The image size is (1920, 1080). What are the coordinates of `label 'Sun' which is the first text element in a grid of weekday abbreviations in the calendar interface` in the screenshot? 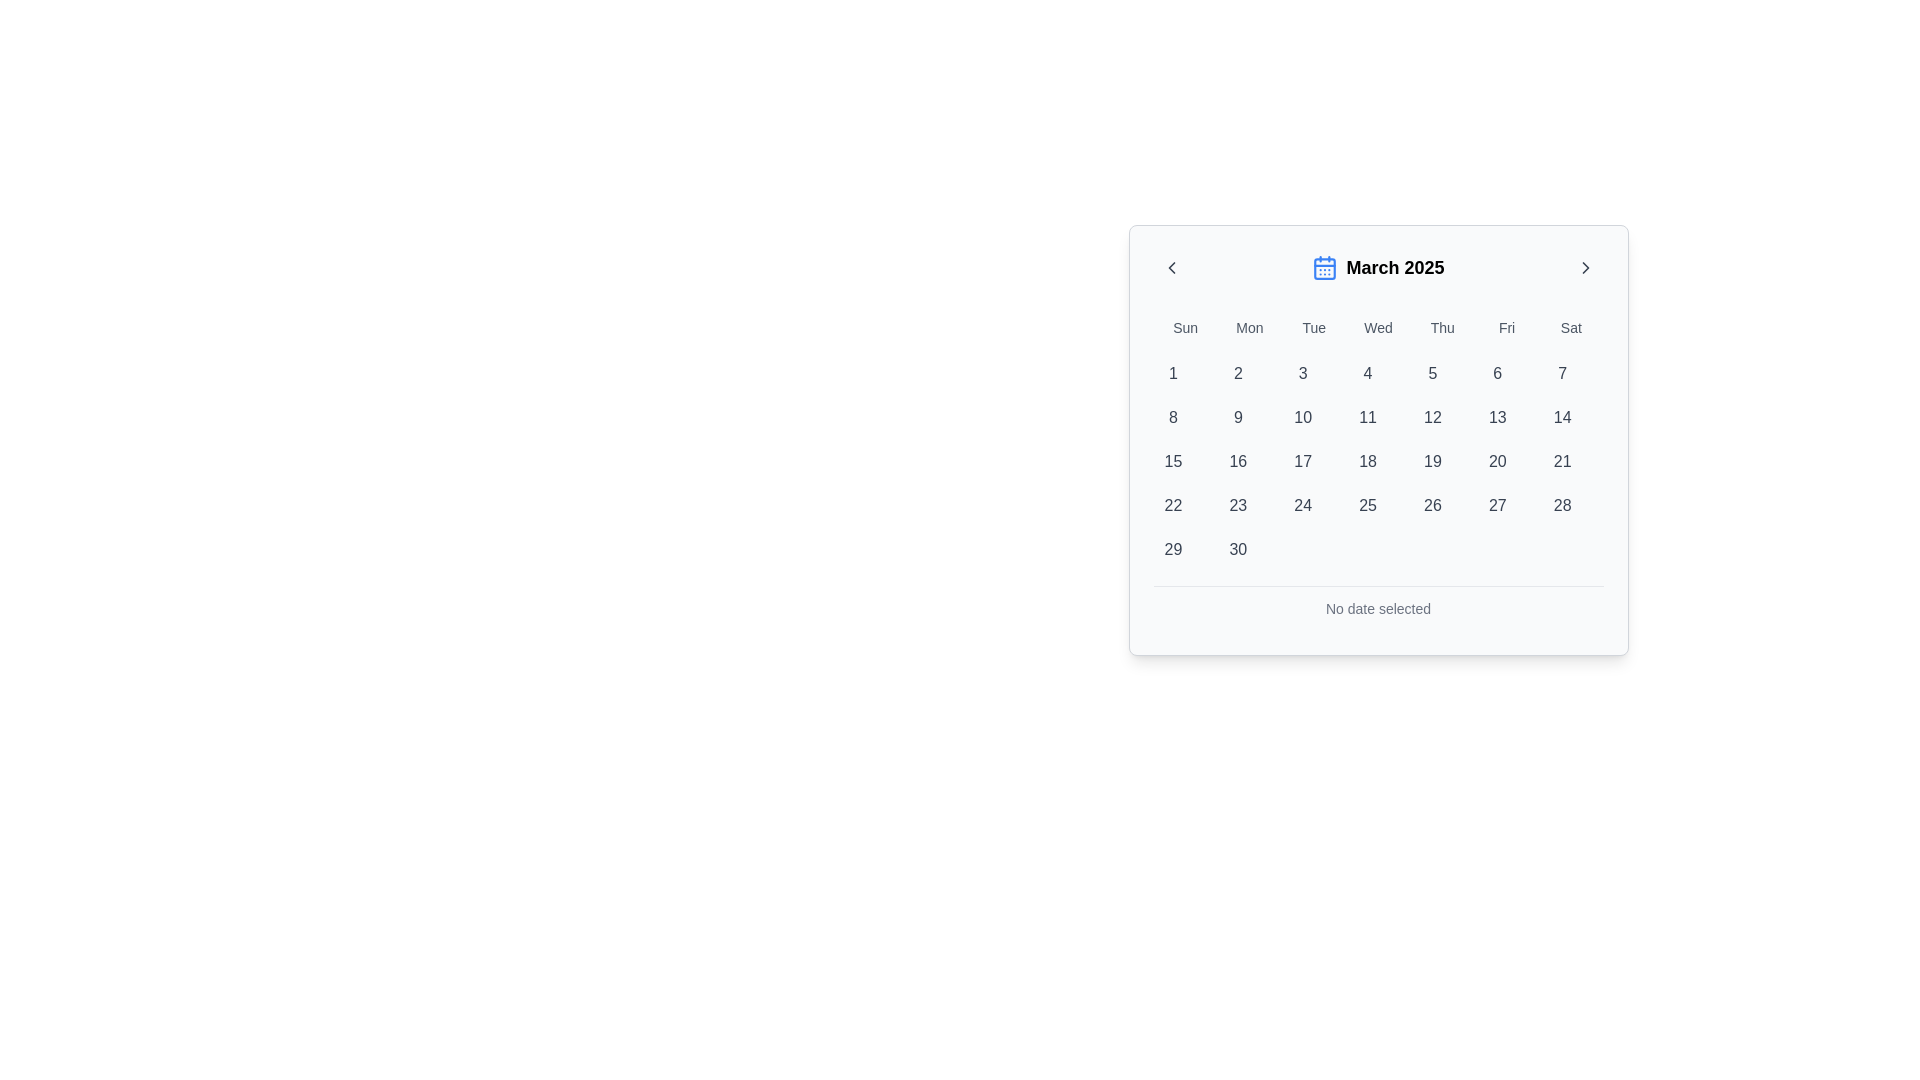 It's located at (1185, 326).